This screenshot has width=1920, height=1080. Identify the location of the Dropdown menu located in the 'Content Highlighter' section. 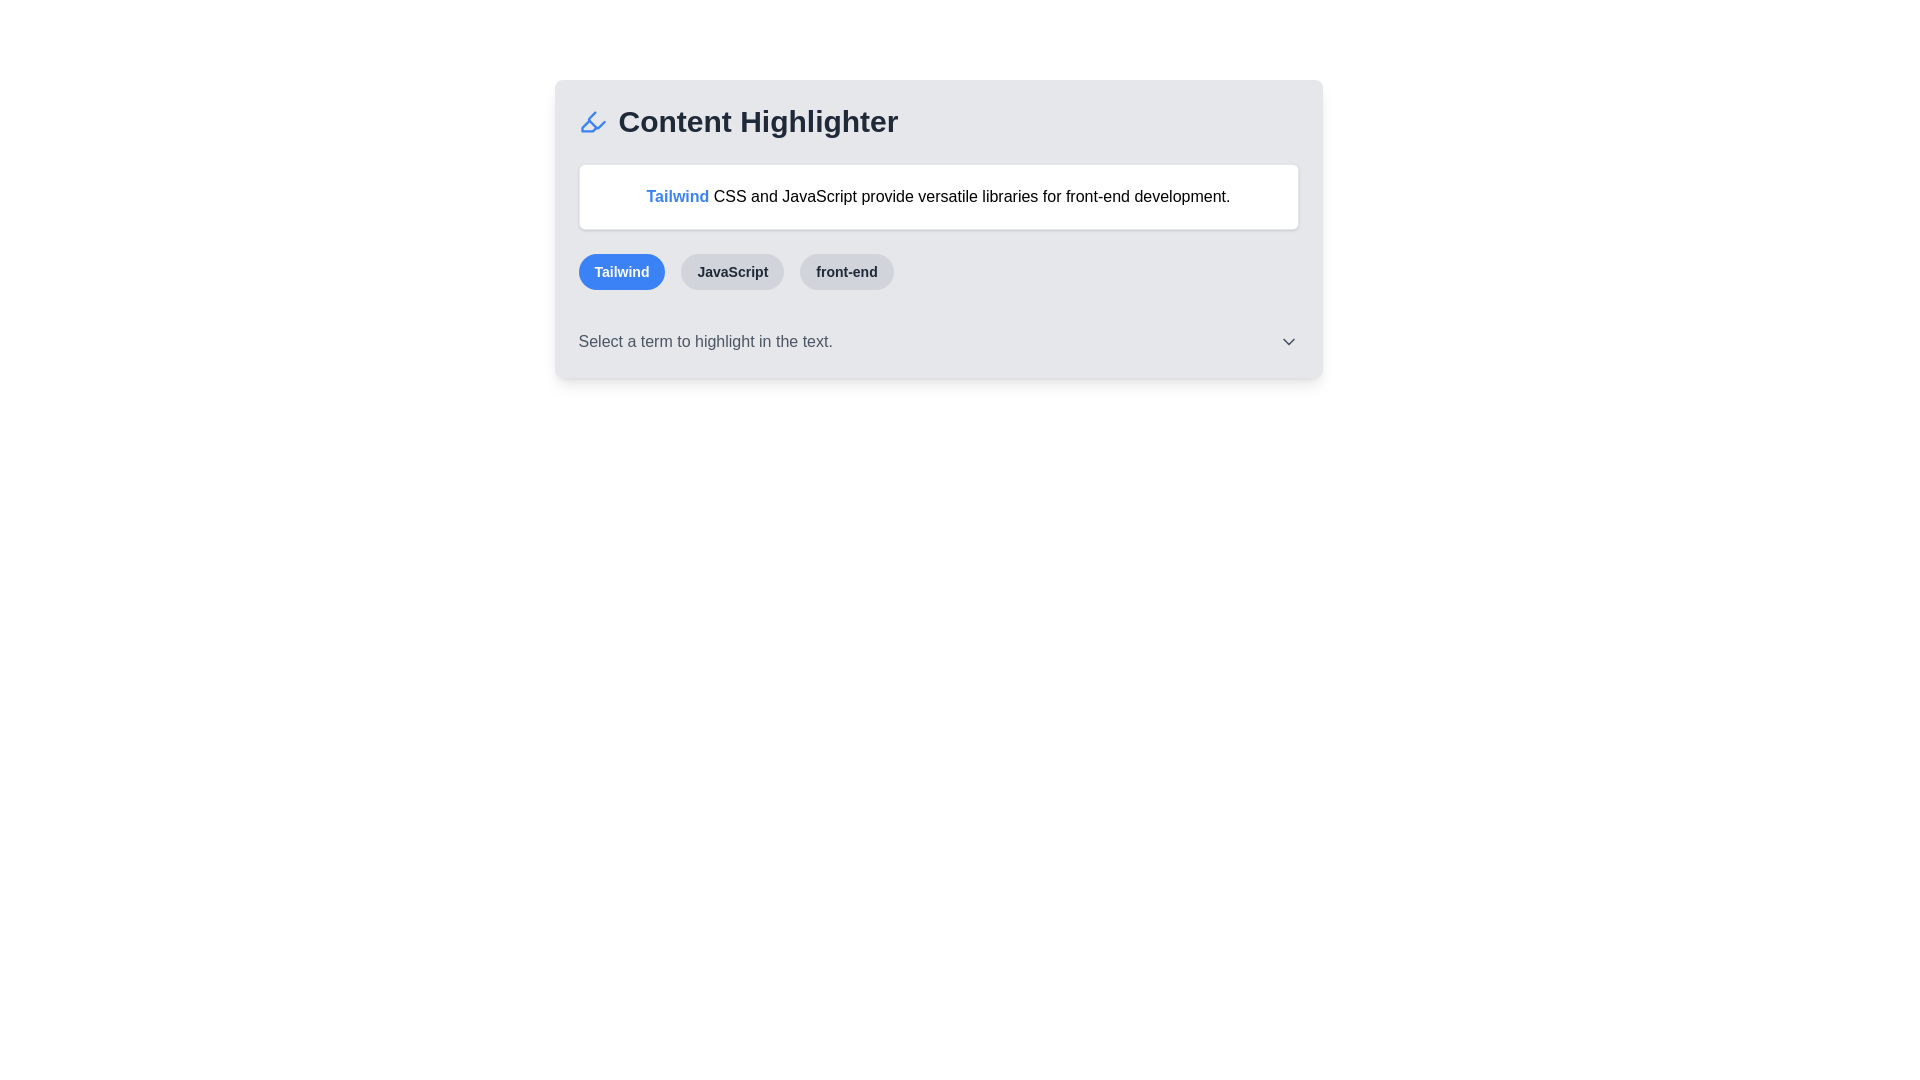
(937, 341).